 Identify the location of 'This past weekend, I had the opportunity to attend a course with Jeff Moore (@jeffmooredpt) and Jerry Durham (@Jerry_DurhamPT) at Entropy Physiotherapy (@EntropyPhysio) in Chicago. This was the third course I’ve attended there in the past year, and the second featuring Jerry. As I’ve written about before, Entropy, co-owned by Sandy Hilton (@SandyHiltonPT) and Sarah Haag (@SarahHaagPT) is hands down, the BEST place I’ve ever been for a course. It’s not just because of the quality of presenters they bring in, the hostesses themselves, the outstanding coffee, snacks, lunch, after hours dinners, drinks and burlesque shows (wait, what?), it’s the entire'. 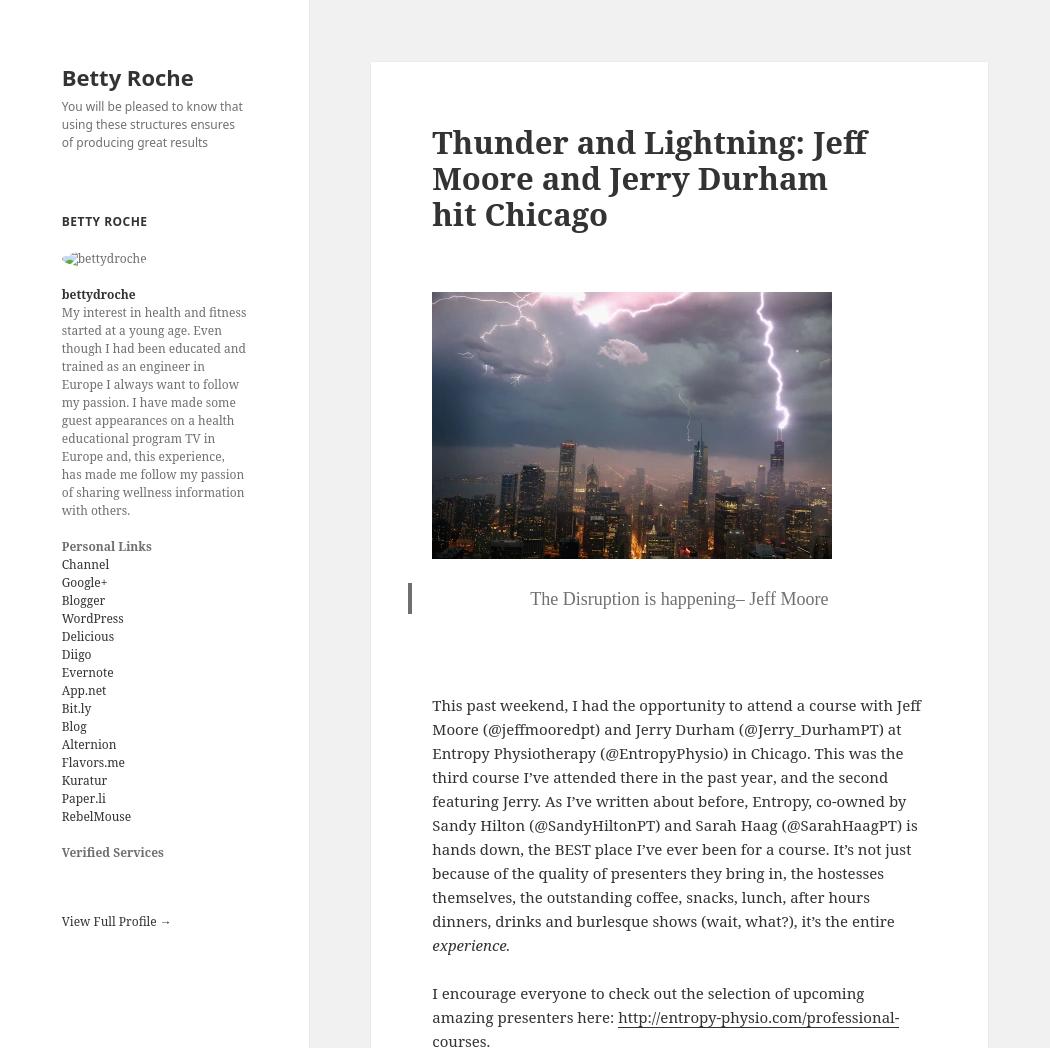
(675, 810).